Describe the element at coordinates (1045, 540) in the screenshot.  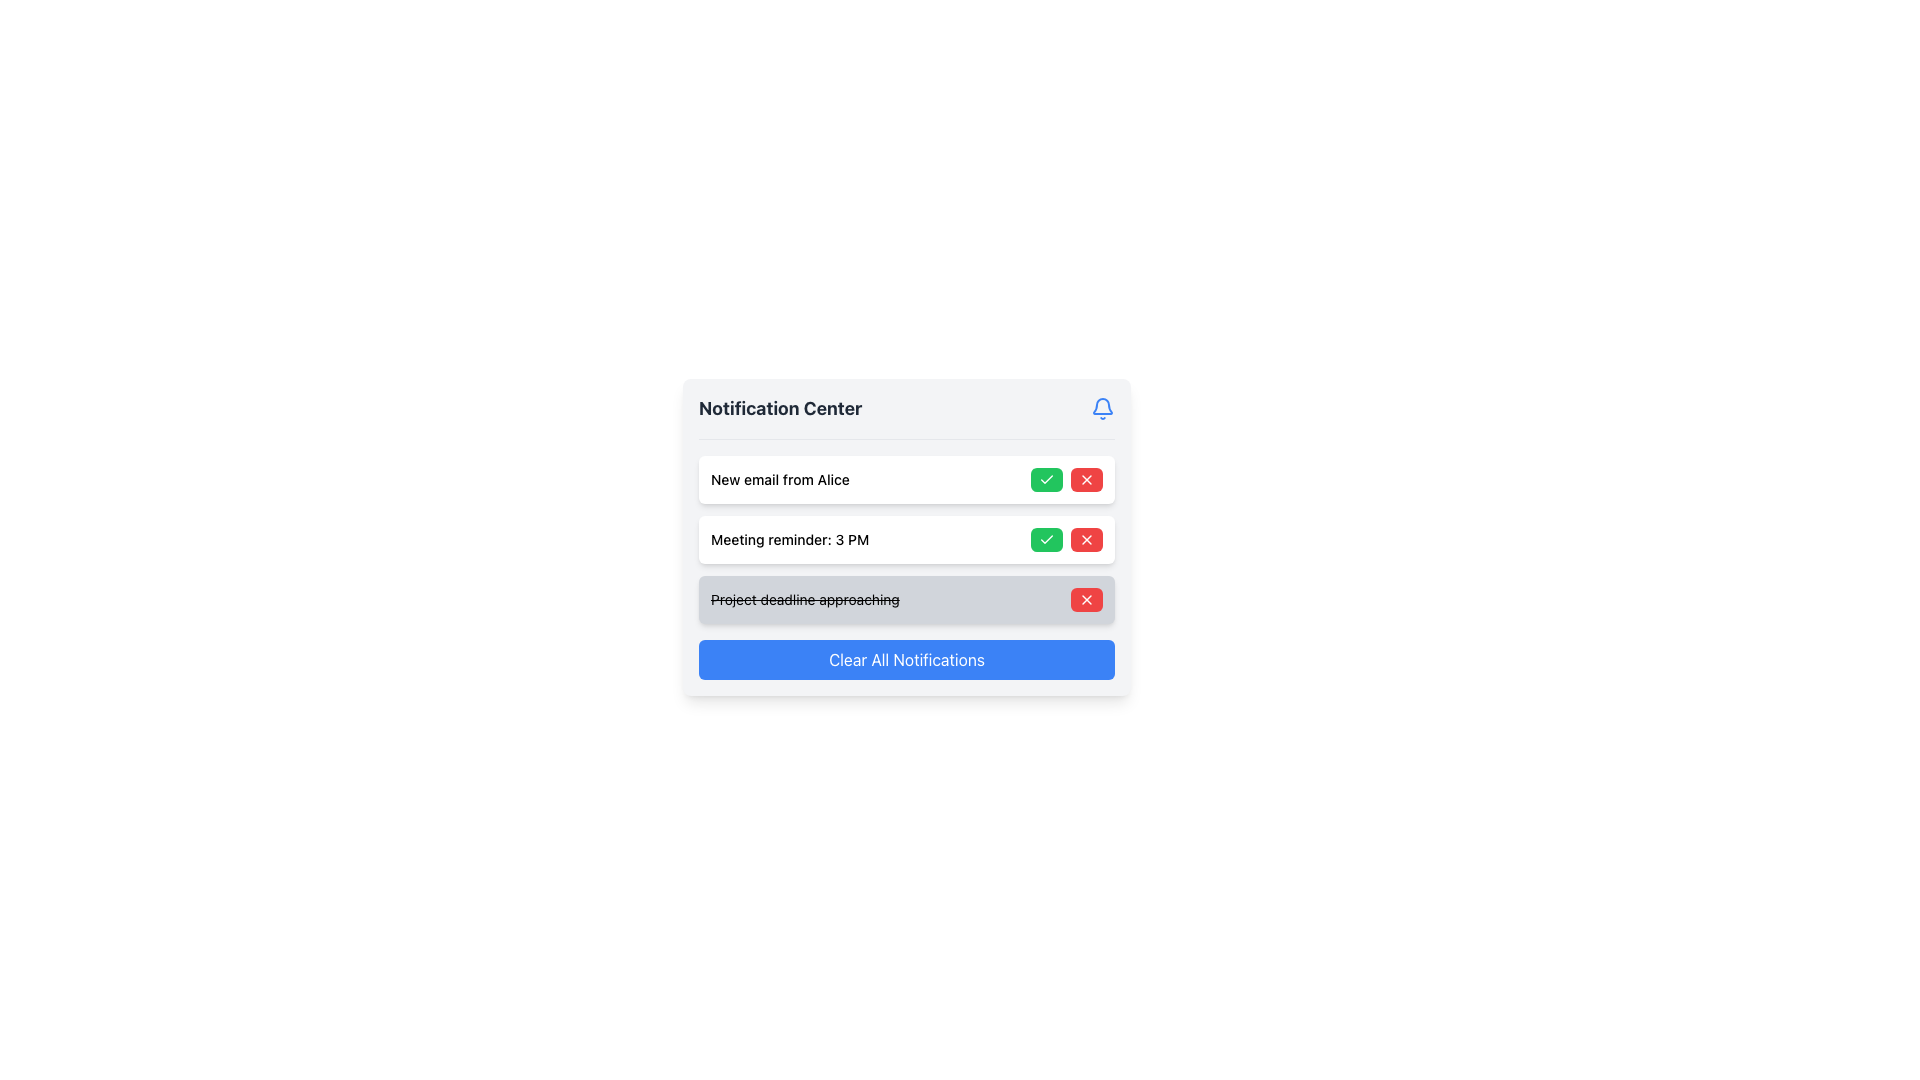
I see `the green button with rounded corners and a white check icon located in the notification for 'Meeting reminder: 3 PM'` at that location.